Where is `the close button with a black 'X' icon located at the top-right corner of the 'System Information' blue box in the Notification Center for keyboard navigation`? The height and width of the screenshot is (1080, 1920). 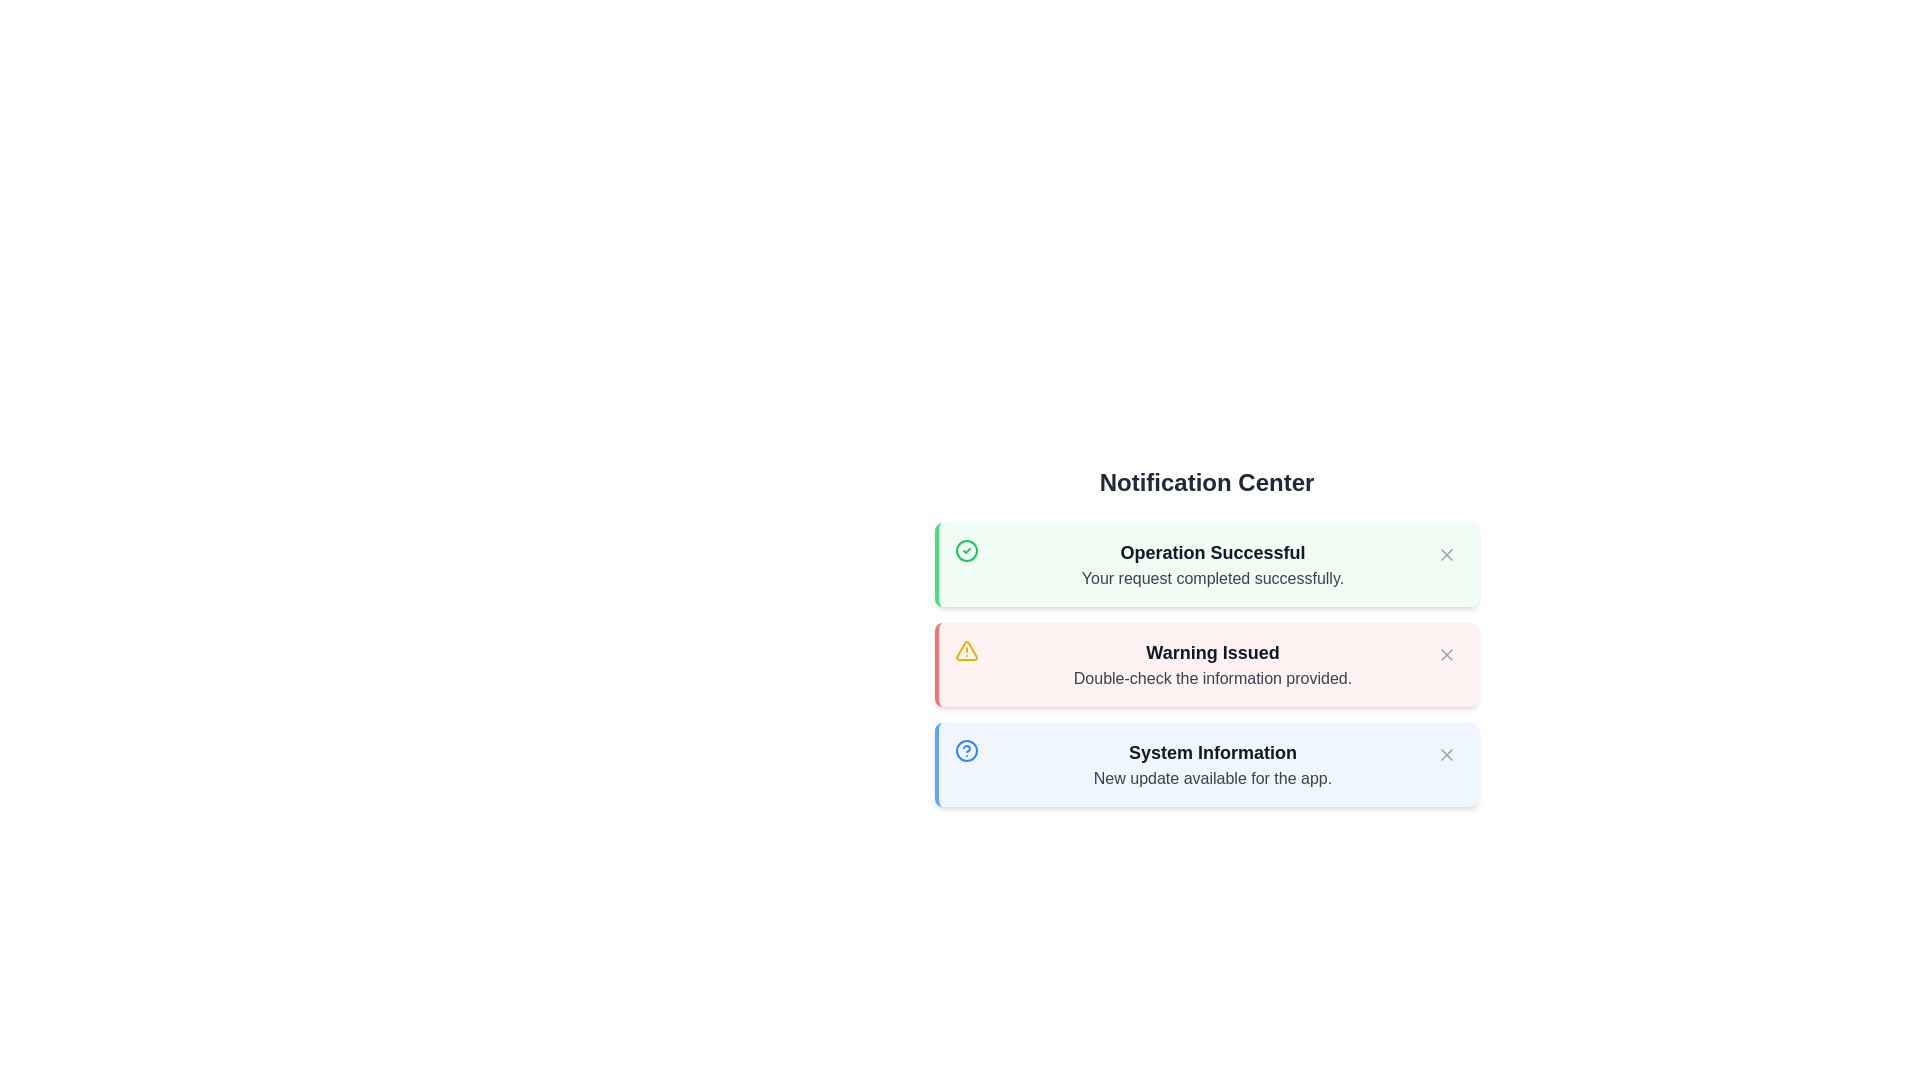 the close button with a black 'X' icon located at the top-right corner of the 'System Information' blue box in the Notification Center for keyboard navigation is located at coordinates (1446, 755).